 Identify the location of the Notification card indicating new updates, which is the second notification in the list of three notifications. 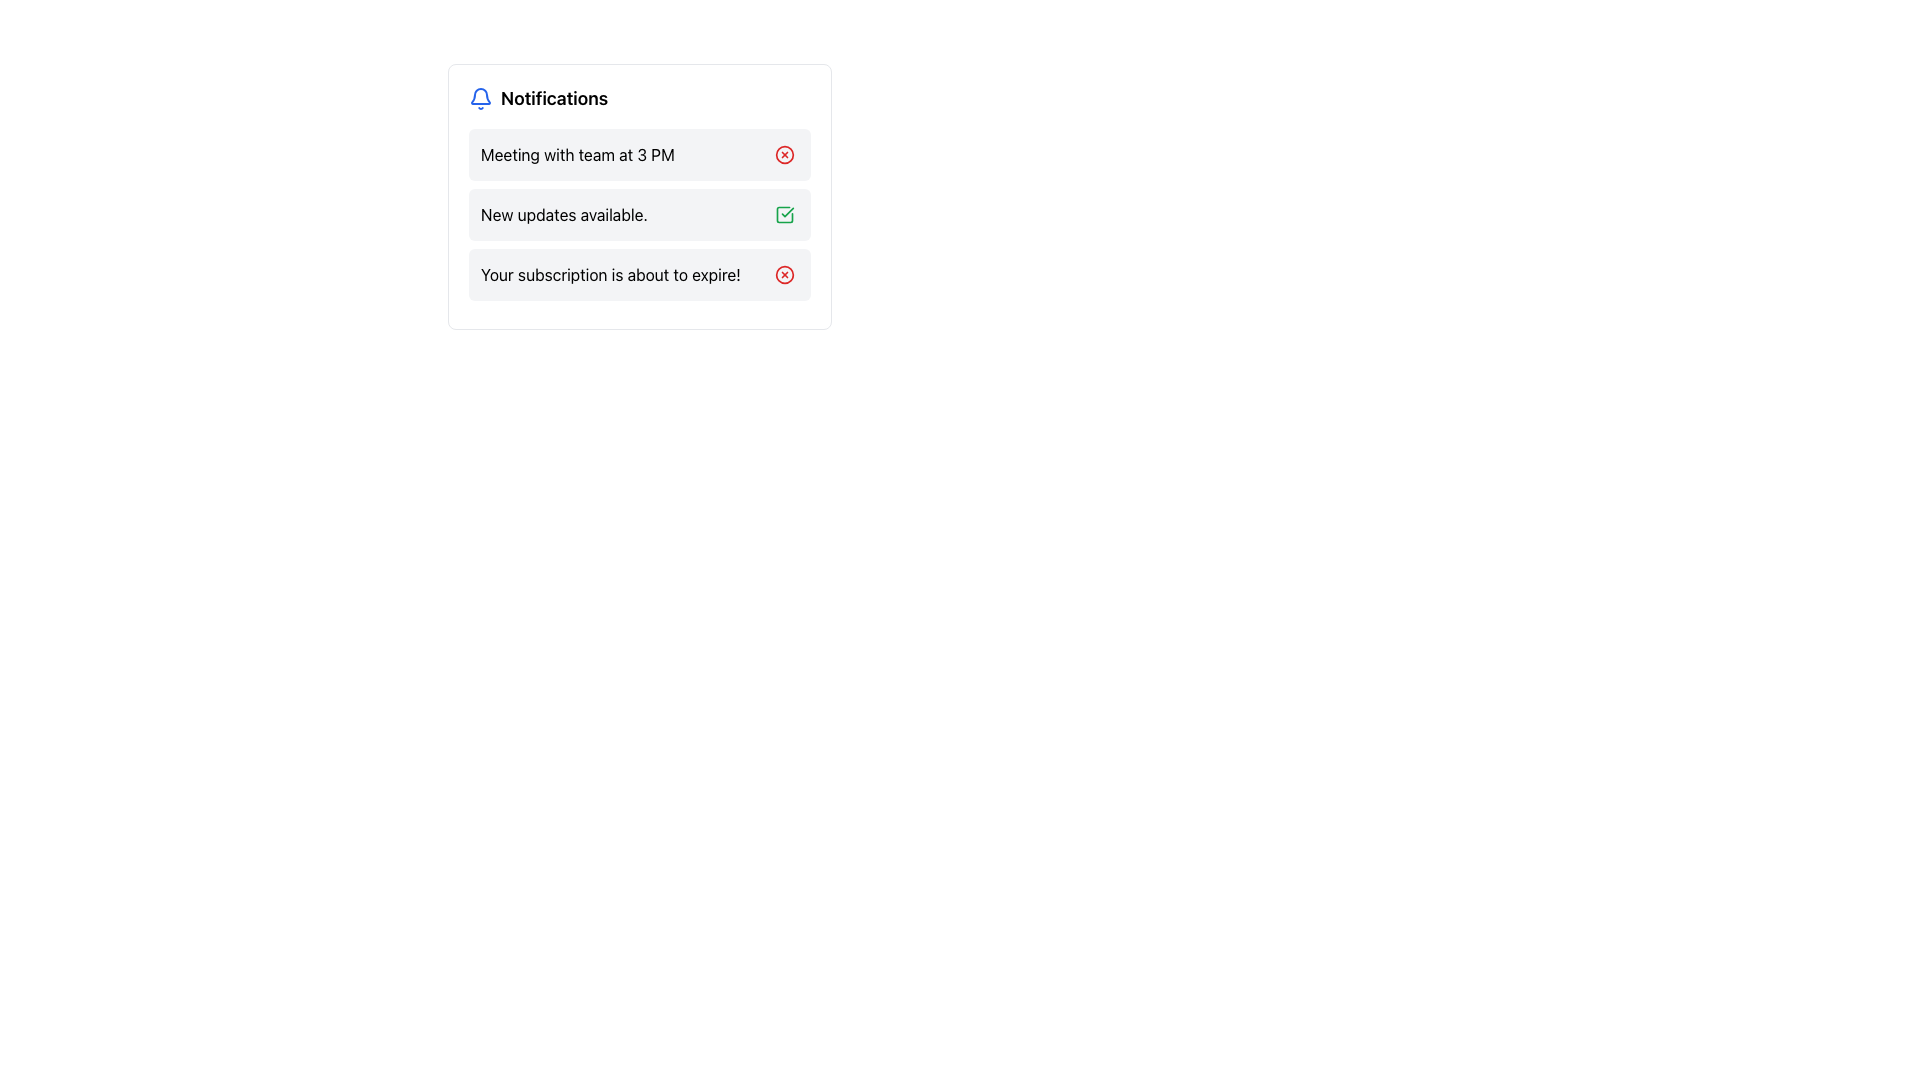
(638, 215).